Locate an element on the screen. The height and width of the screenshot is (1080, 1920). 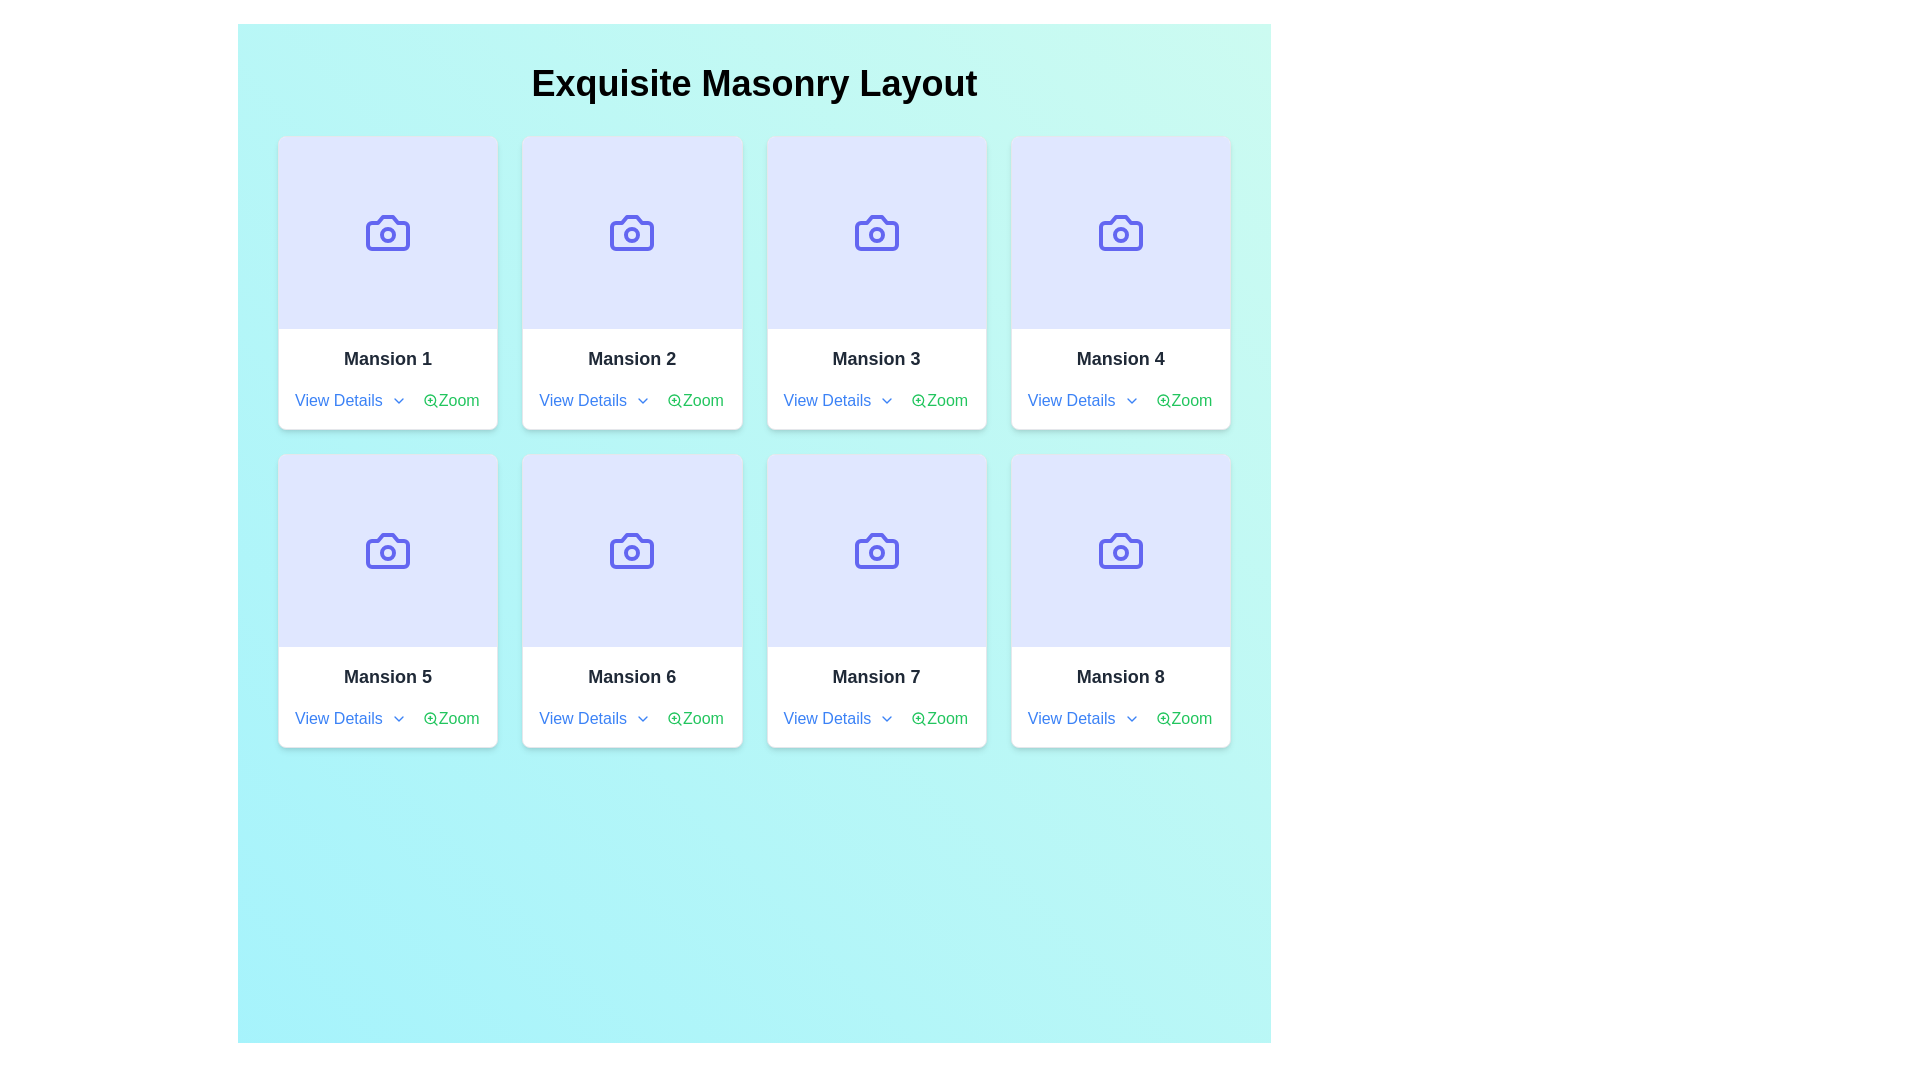
the 'Zoom' link in the Card titled 'Mansion 5', which is styled in bold dark font and placed in the second row of the grid layout labeled 'Exquisite Masonry Layout' is located at coordinates (388, 696).